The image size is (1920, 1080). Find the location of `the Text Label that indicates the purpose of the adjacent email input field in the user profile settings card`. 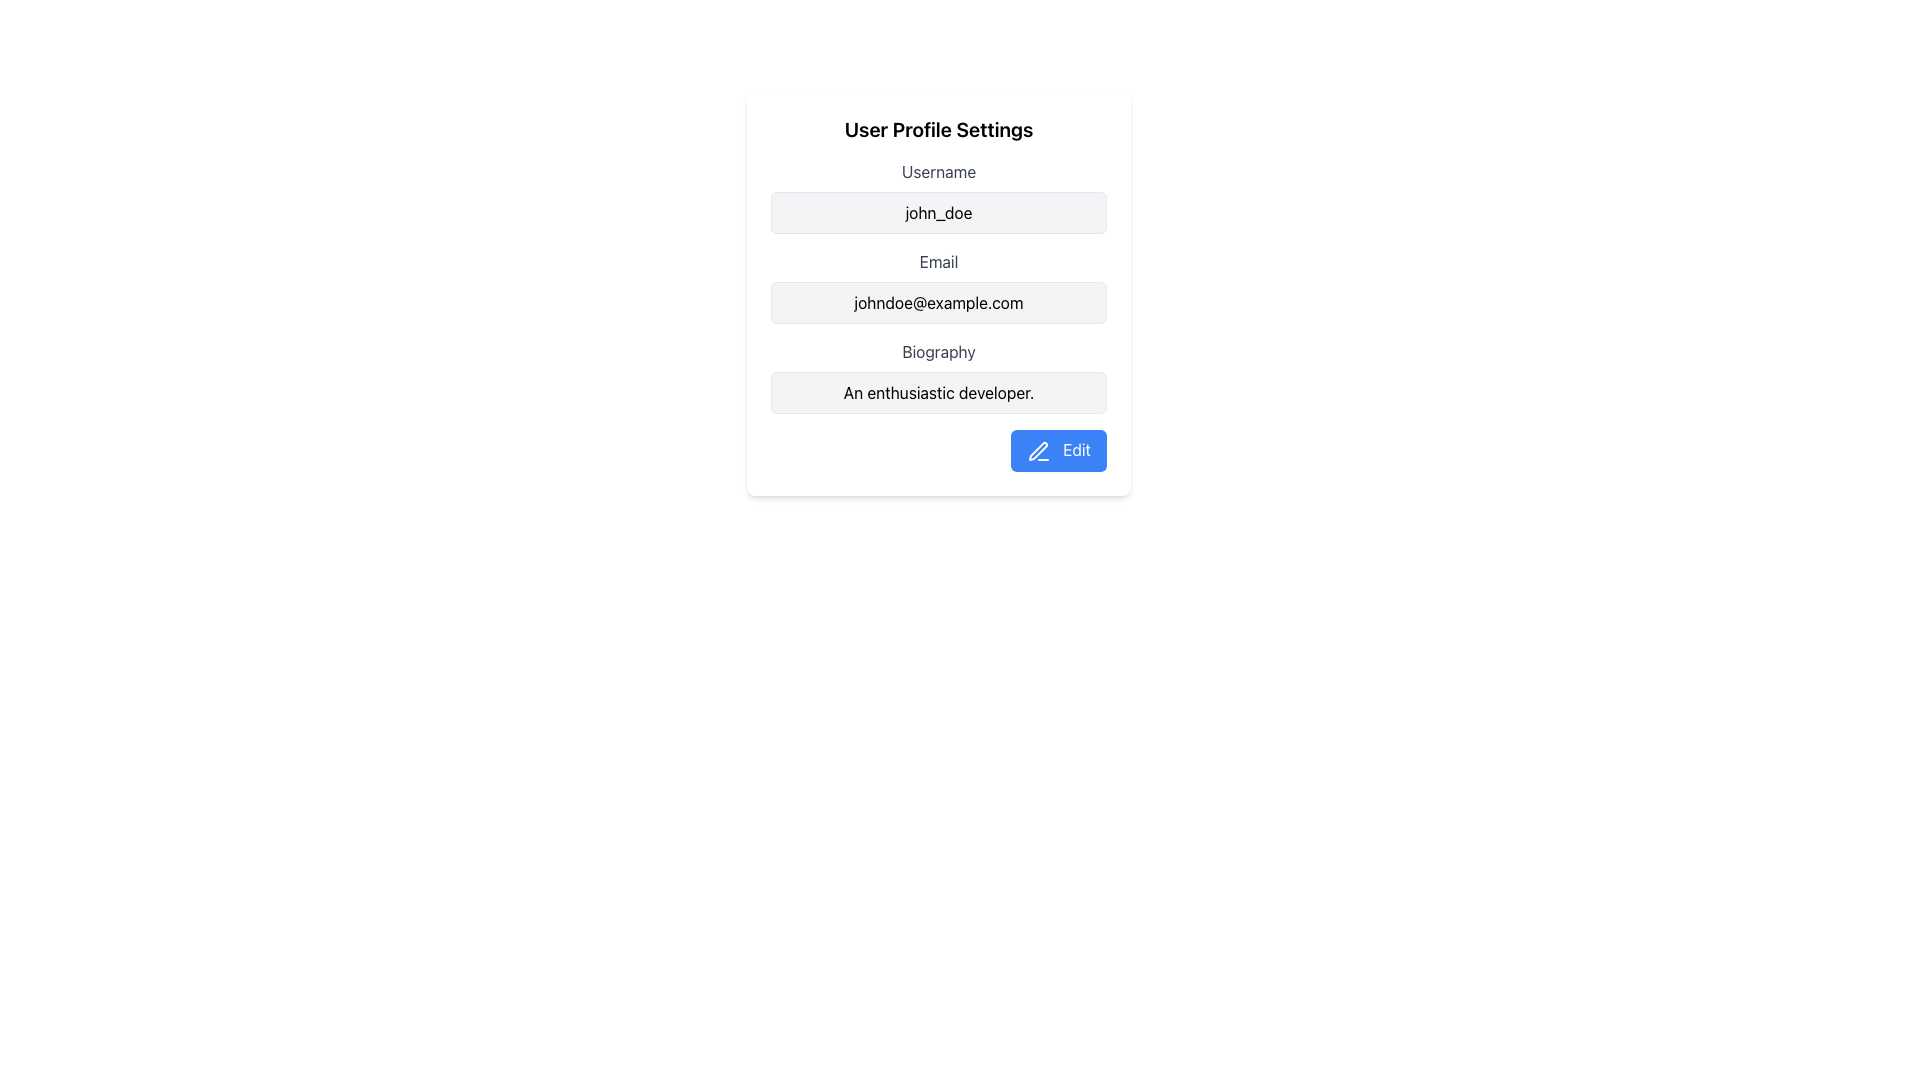

the Text Label that indicates the purpose of the adjacent email input field in the user profile settings card is located at coordinates (938, 261).